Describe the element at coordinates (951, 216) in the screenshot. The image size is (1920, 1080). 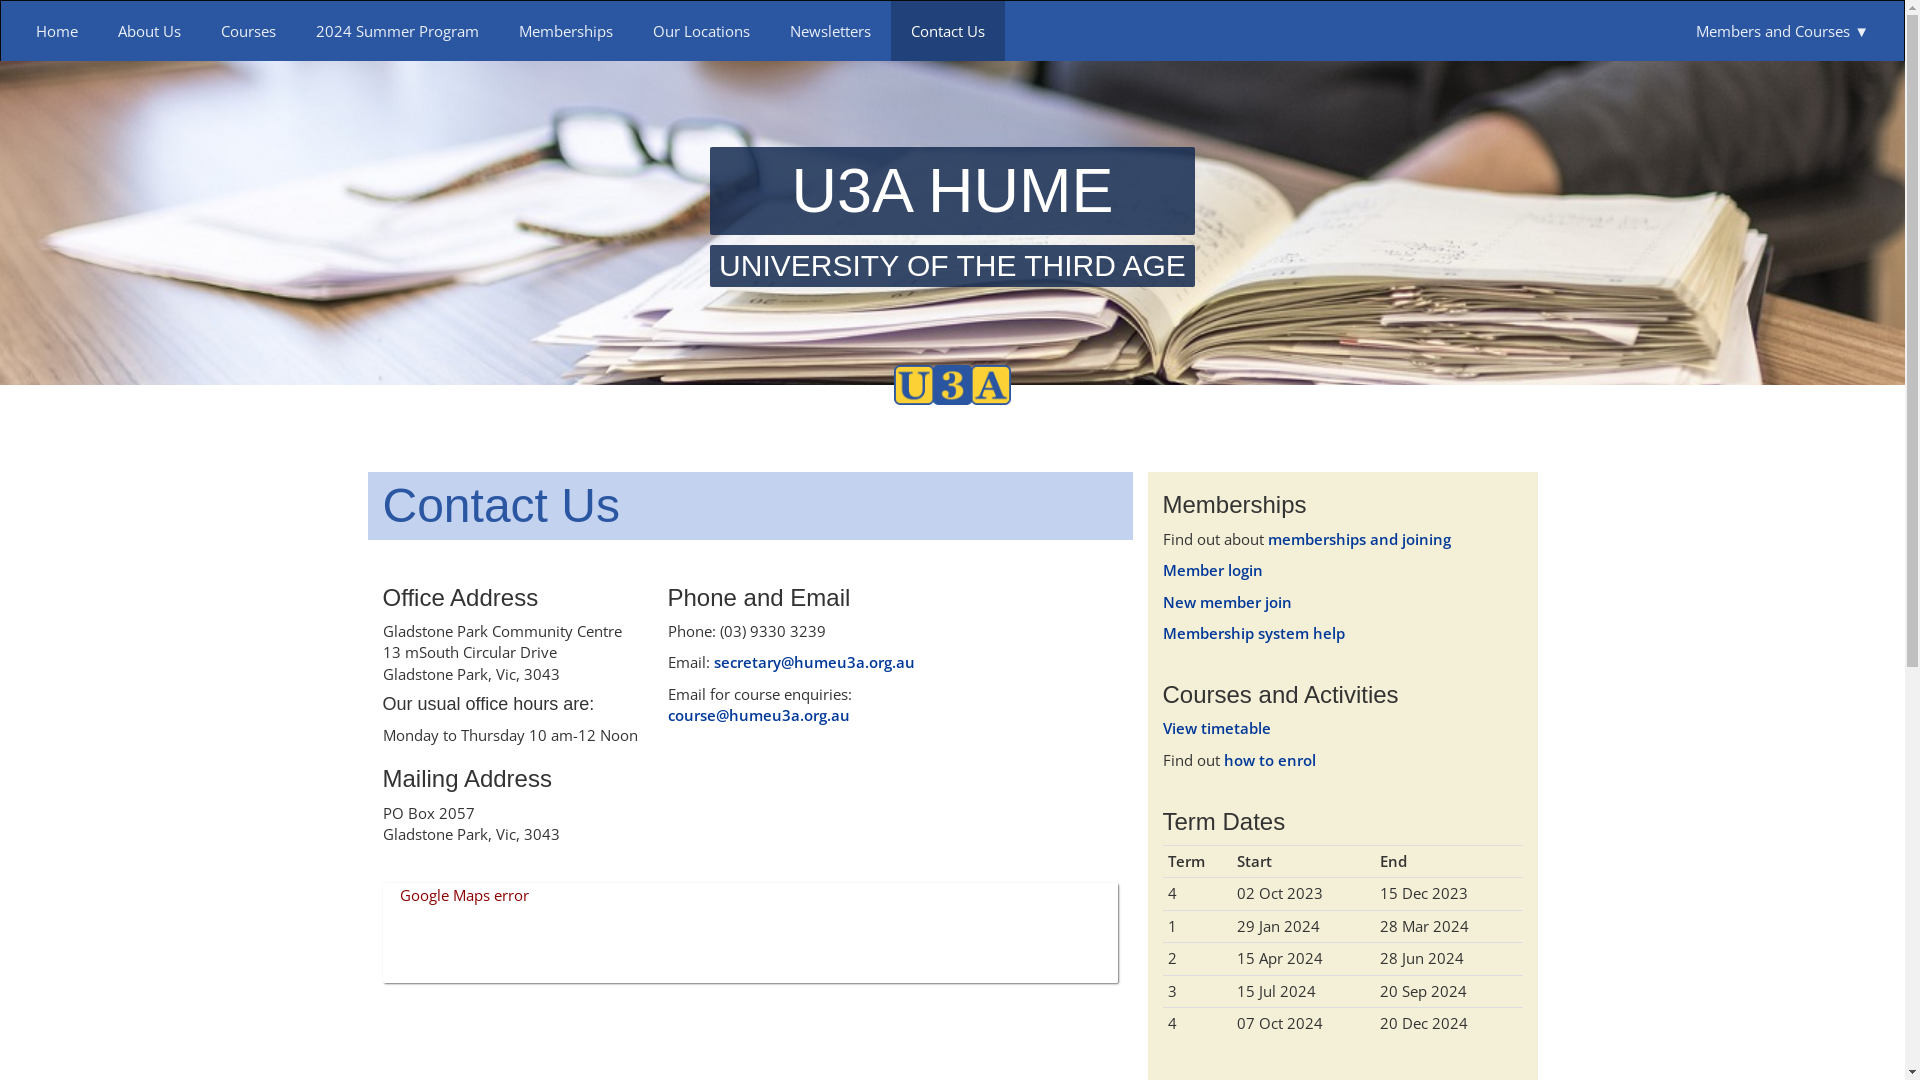
I see `'U3A HUME` at that location.